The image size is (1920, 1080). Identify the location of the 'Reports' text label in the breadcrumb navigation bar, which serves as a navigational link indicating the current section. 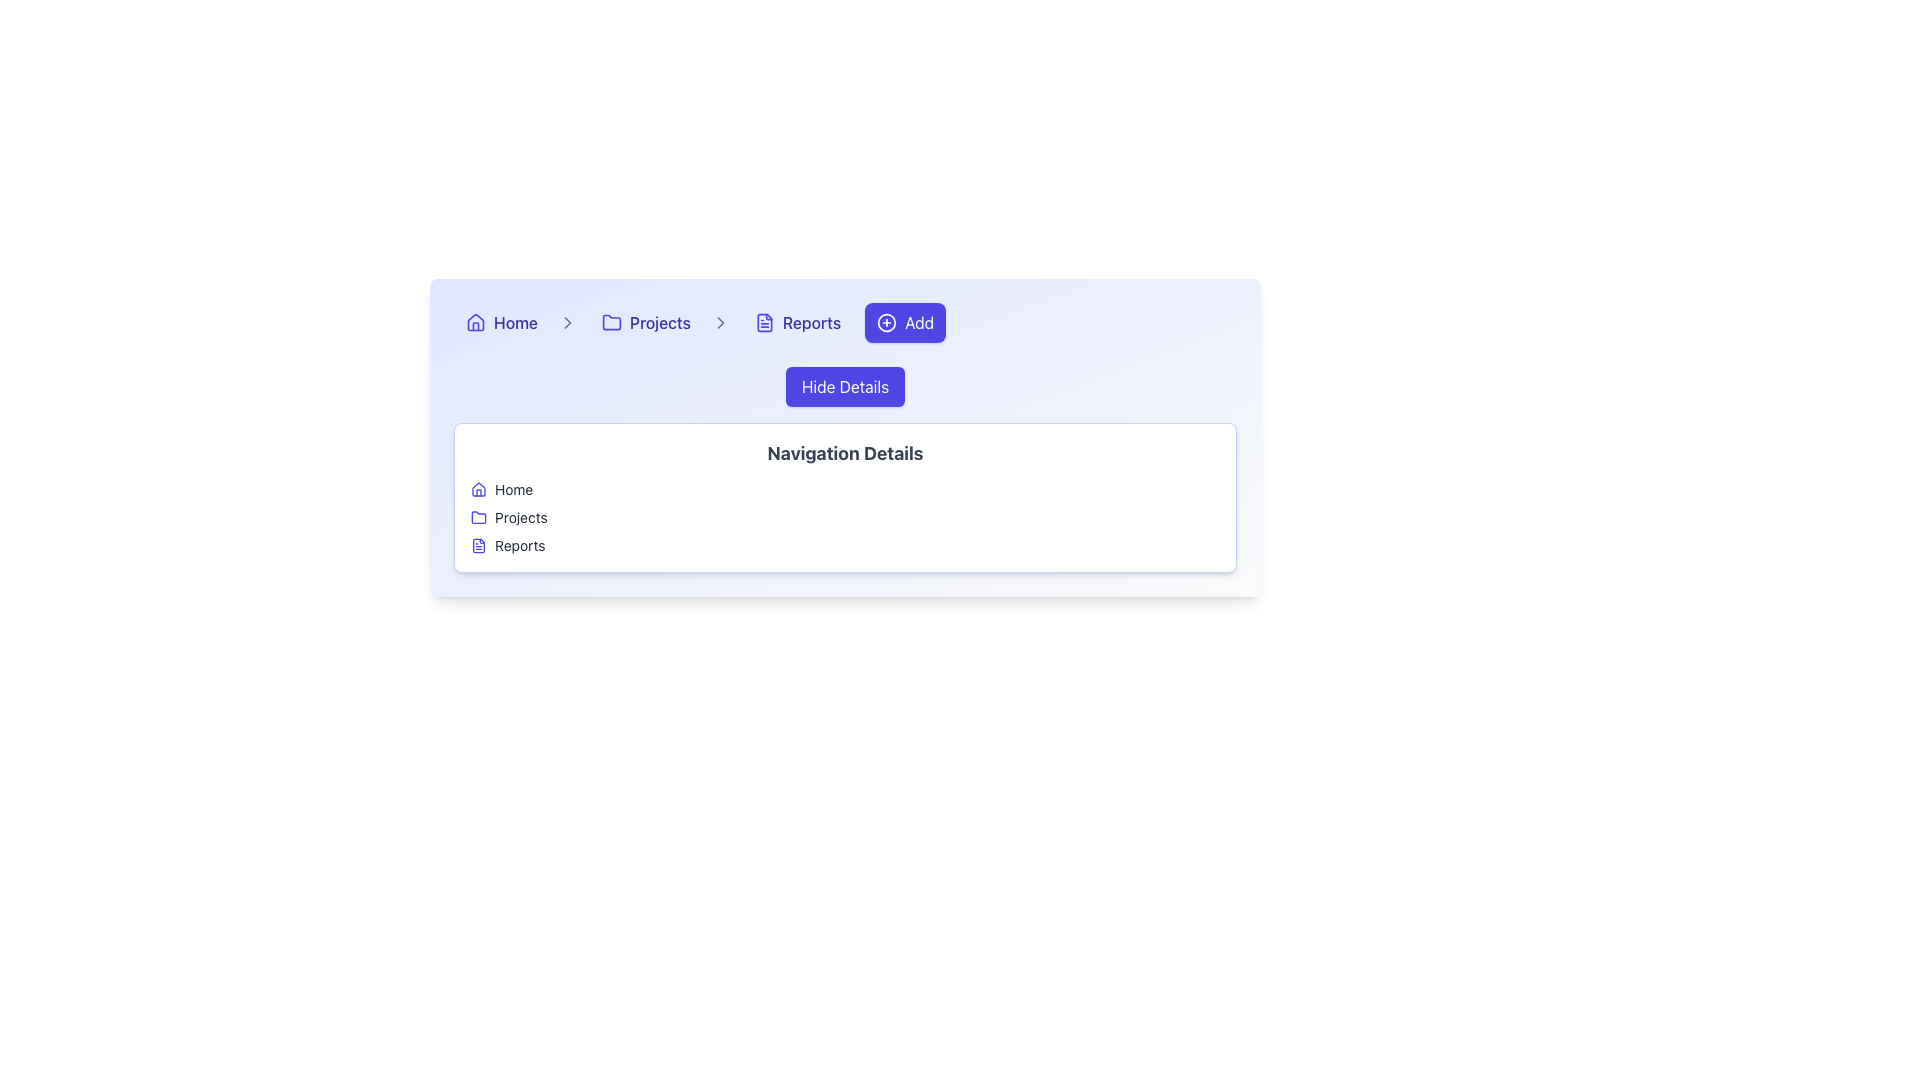
(811, 322).